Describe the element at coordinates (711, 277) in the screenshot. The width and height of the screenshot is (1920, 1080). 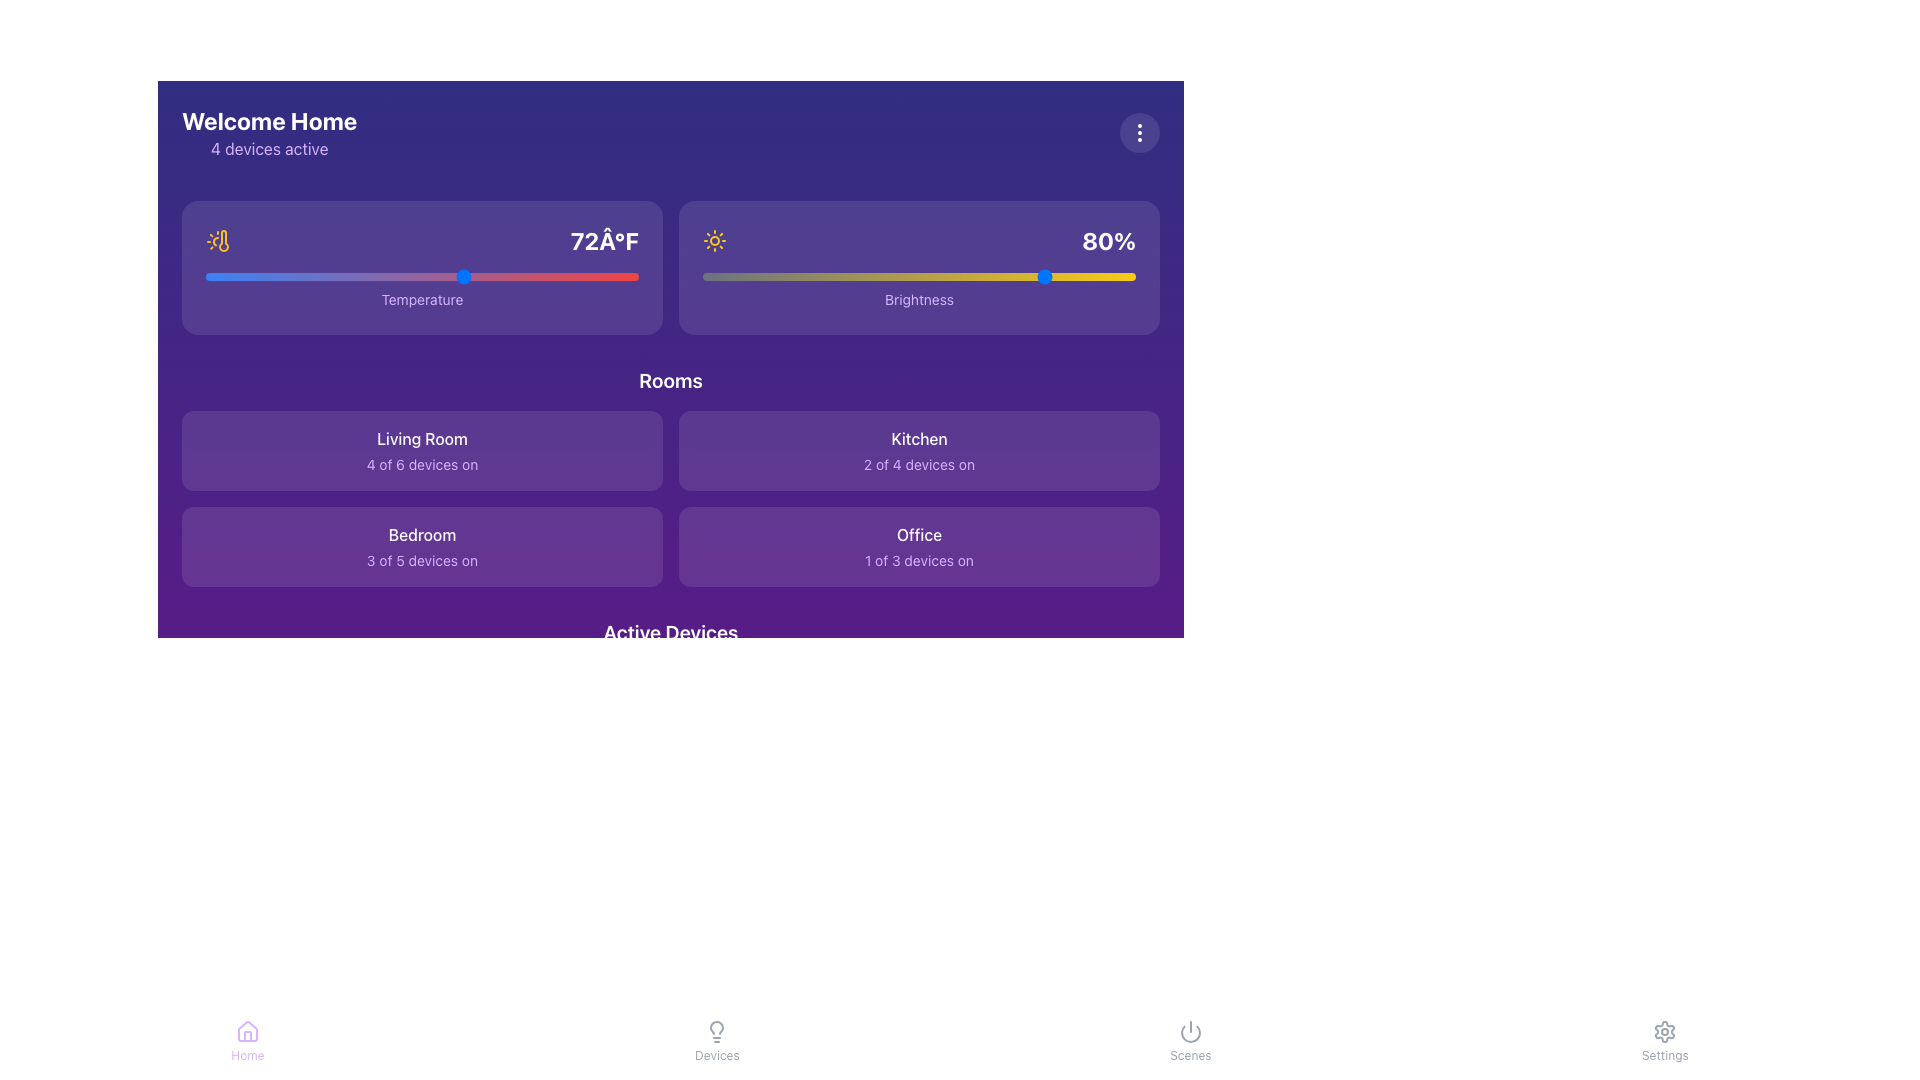
I see `brightness level` at that location.